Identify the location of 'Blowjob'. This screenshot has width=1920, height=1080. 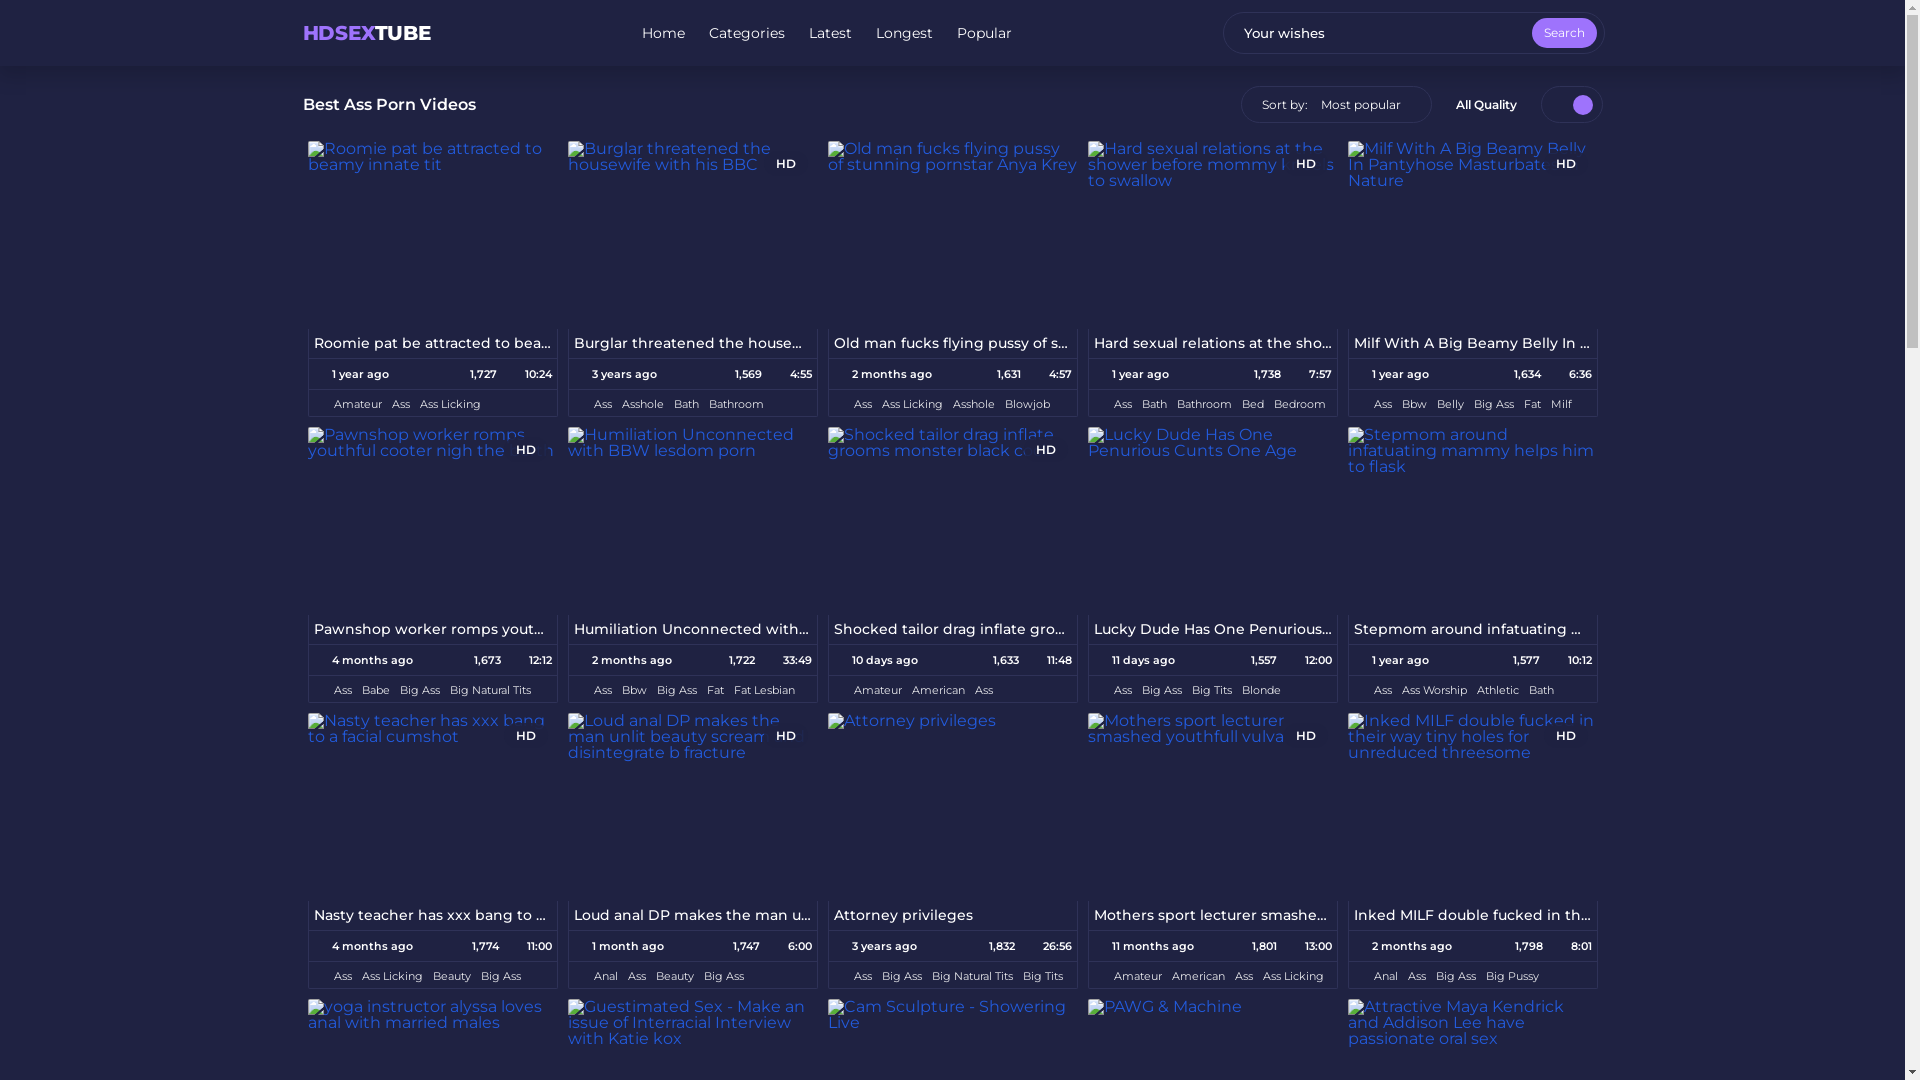
(1026, 404).